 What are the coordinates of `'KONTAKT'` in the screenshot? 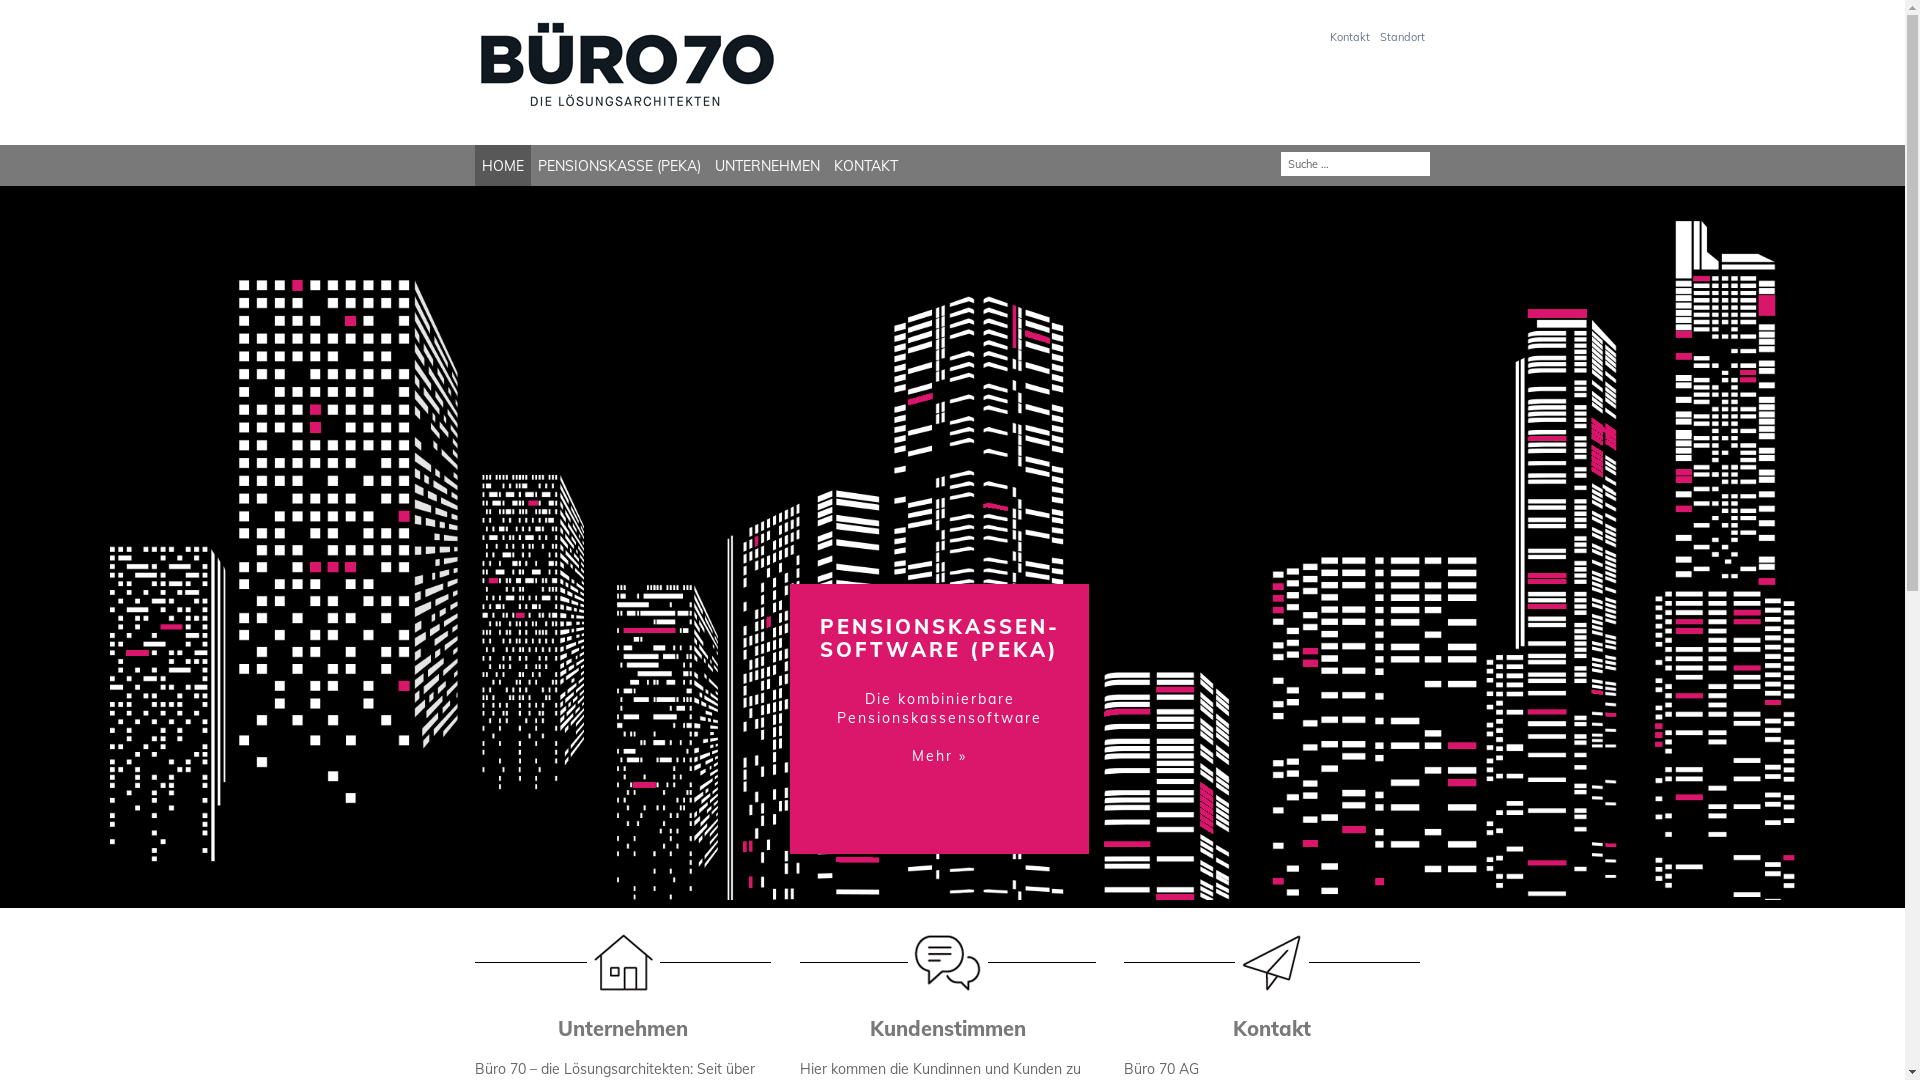 It's located at (865, 164).